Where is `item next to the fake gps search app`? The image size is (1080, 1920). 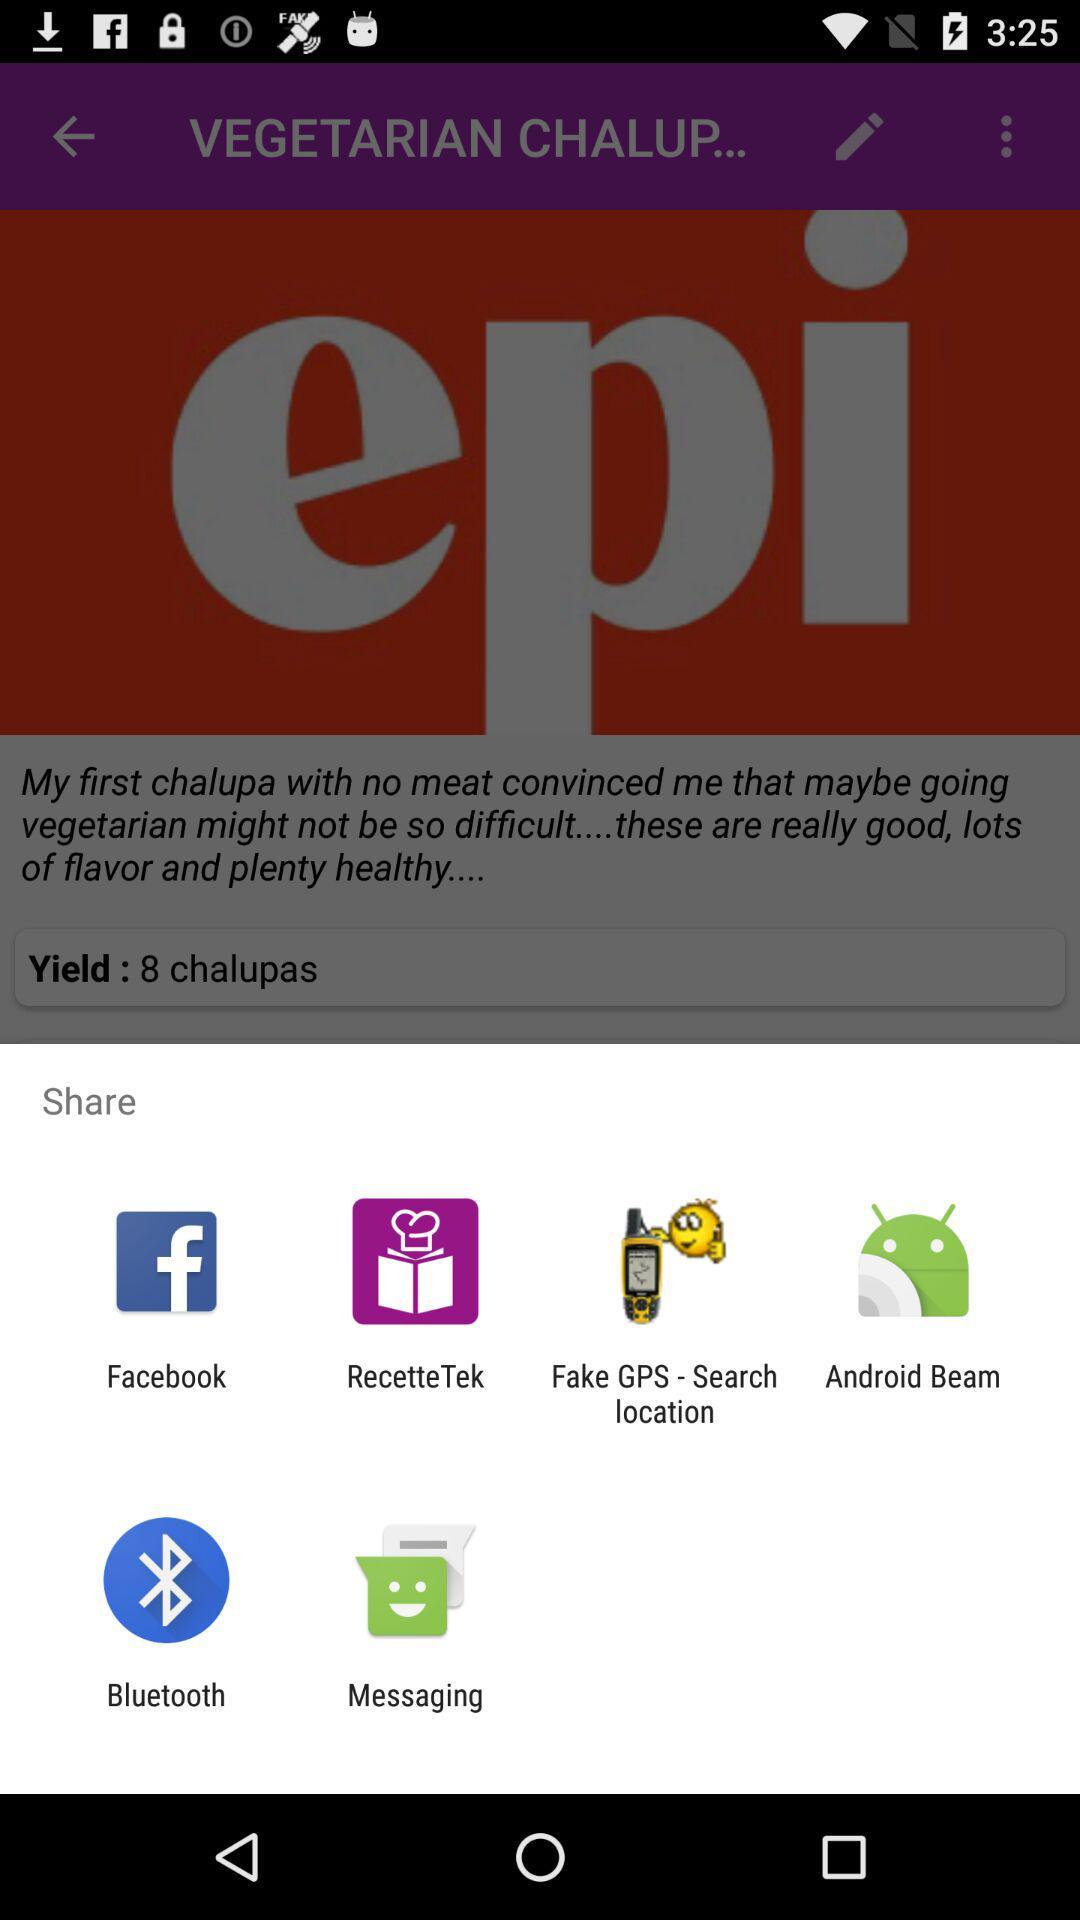
item next to the fake gps search app is located at coordinates (414, 1392).